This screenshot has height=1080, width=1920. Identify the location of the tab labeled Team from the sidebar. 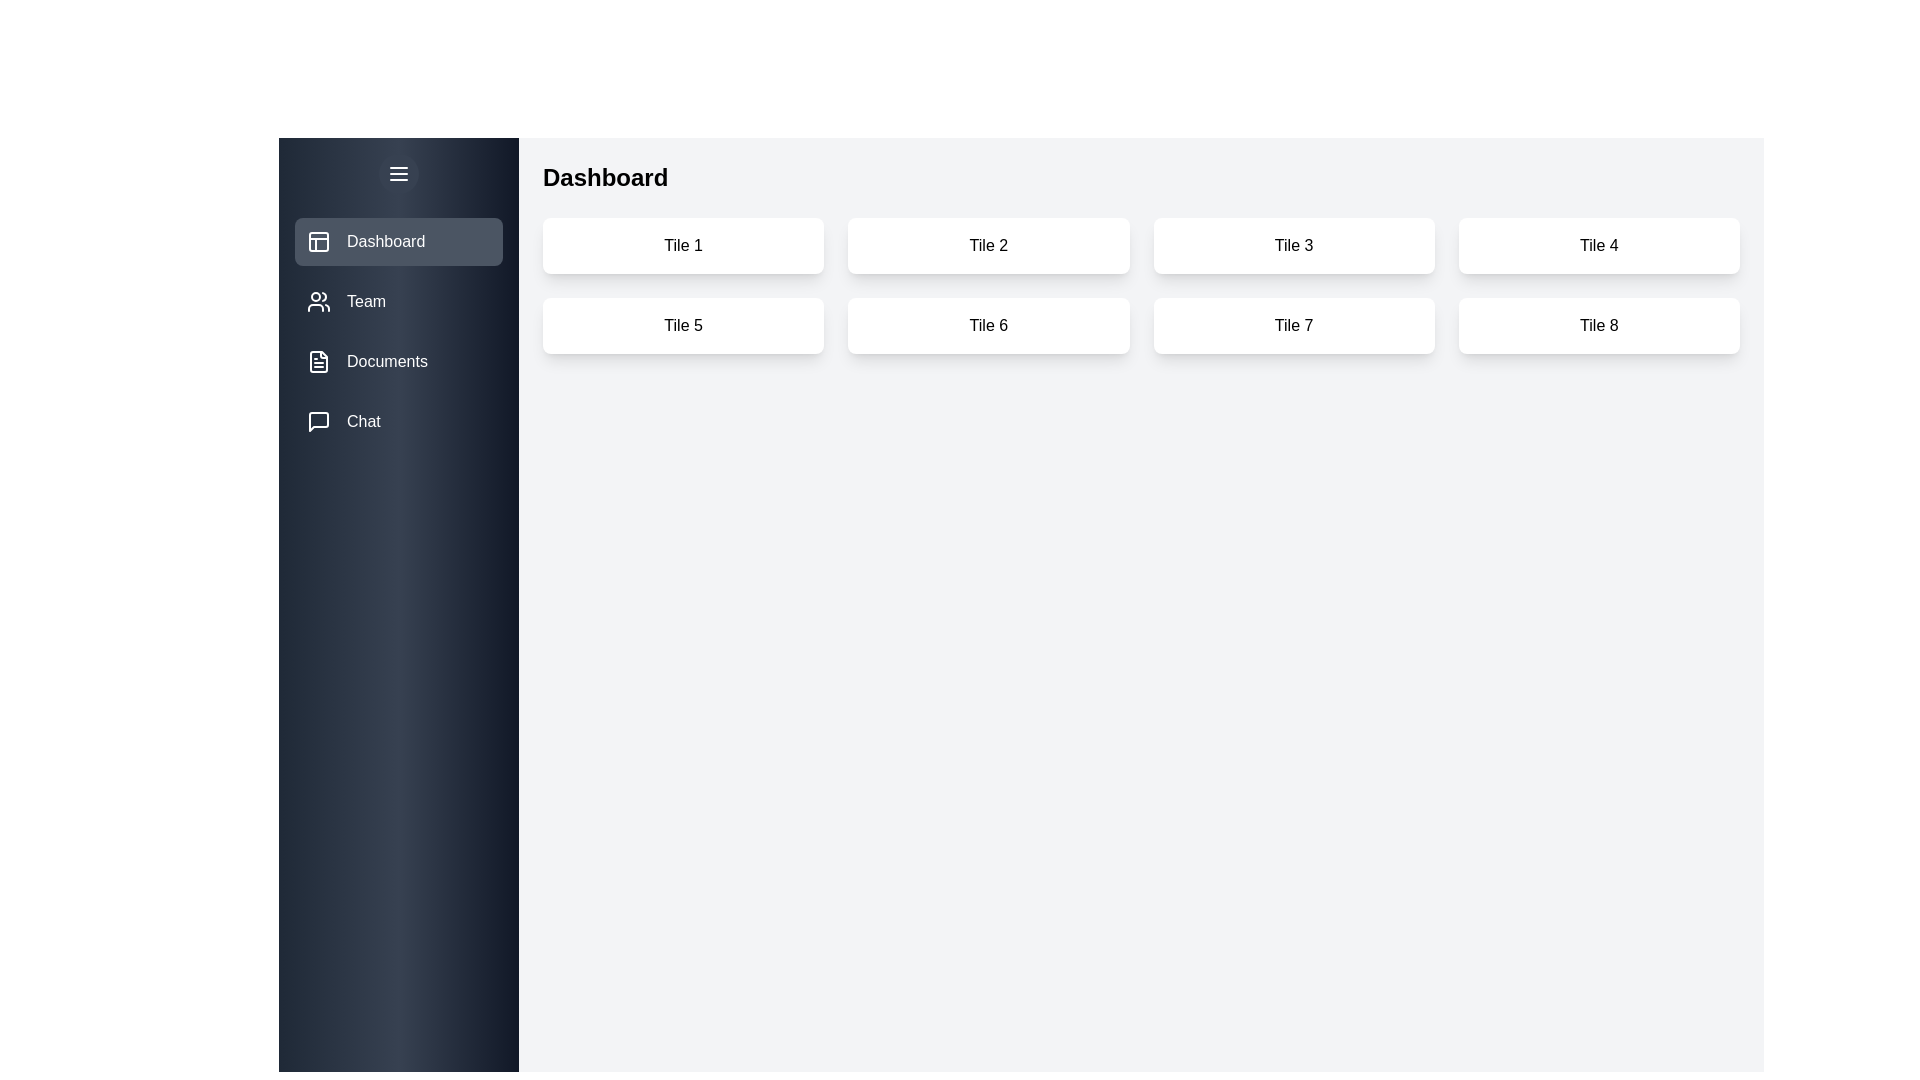
(398, 301).